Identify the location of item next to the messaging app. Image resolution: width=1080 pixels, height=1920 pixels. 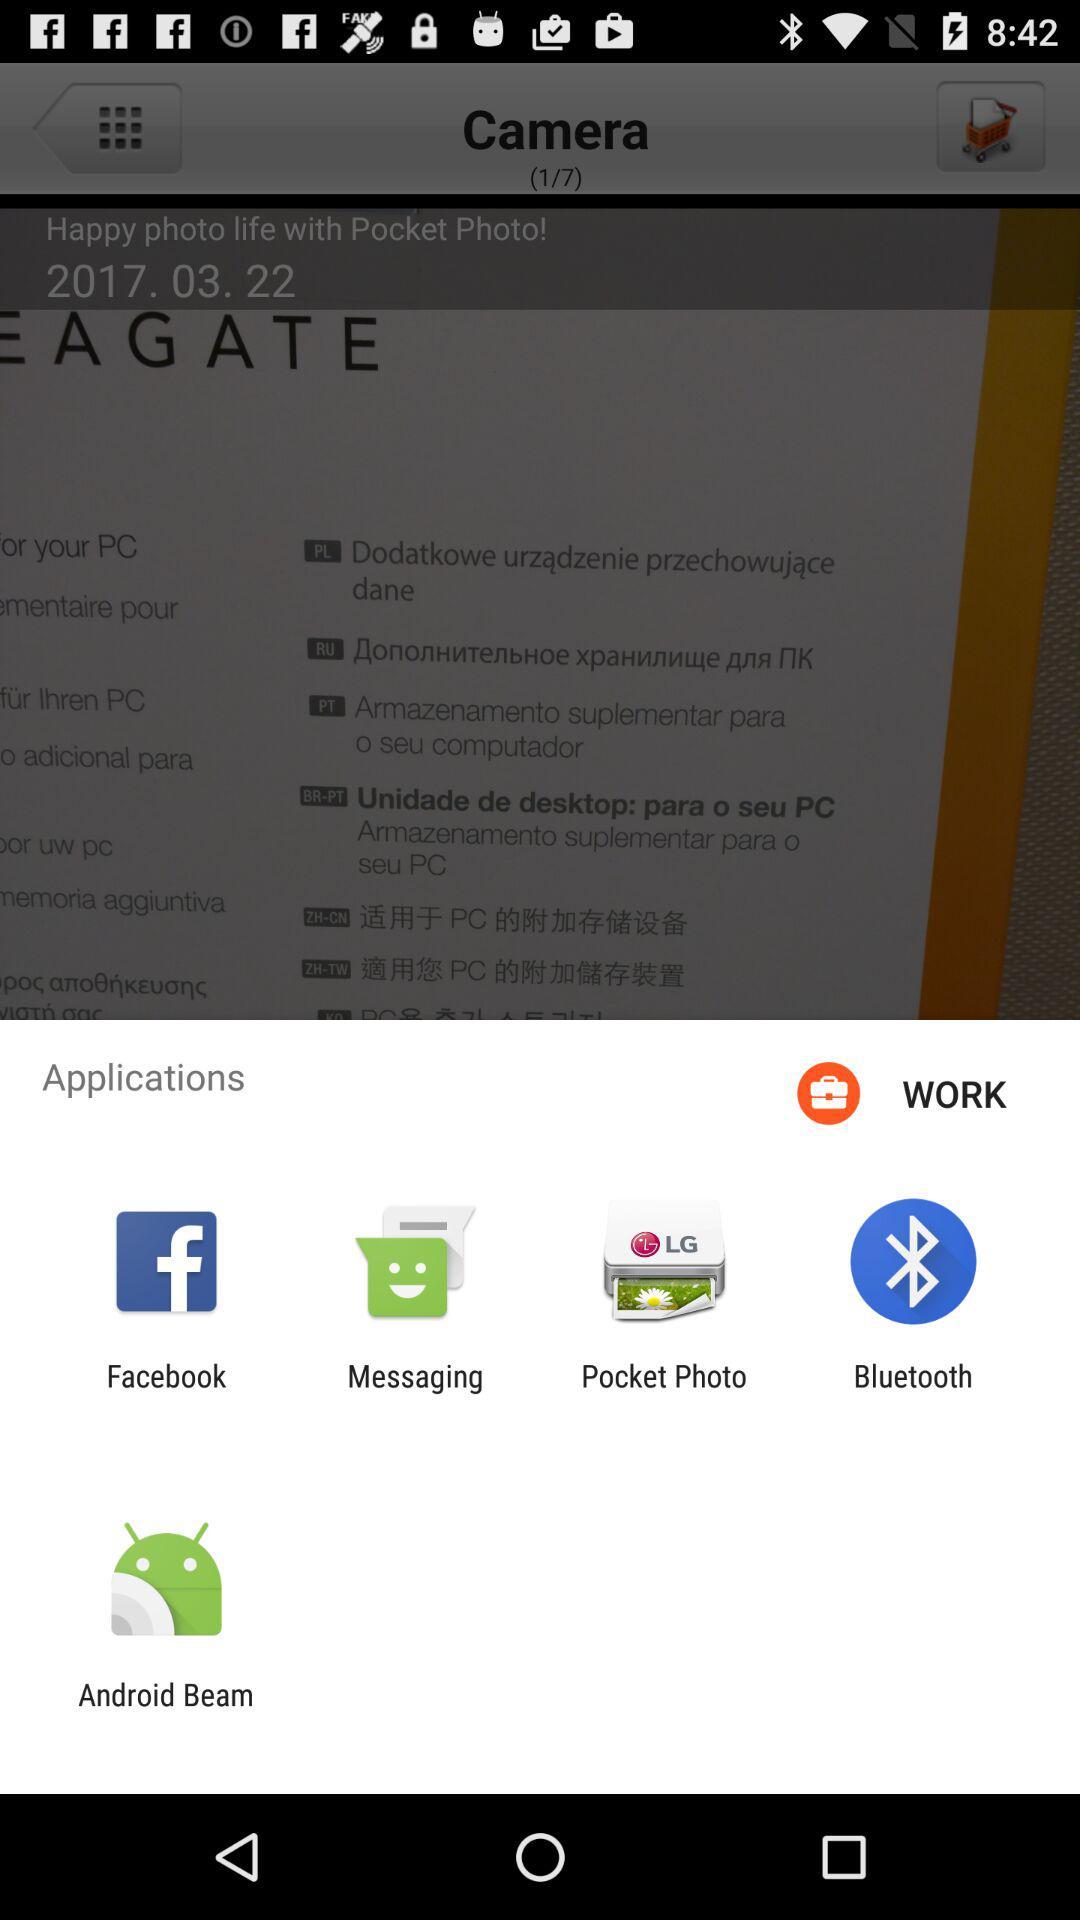
(664, 1392).